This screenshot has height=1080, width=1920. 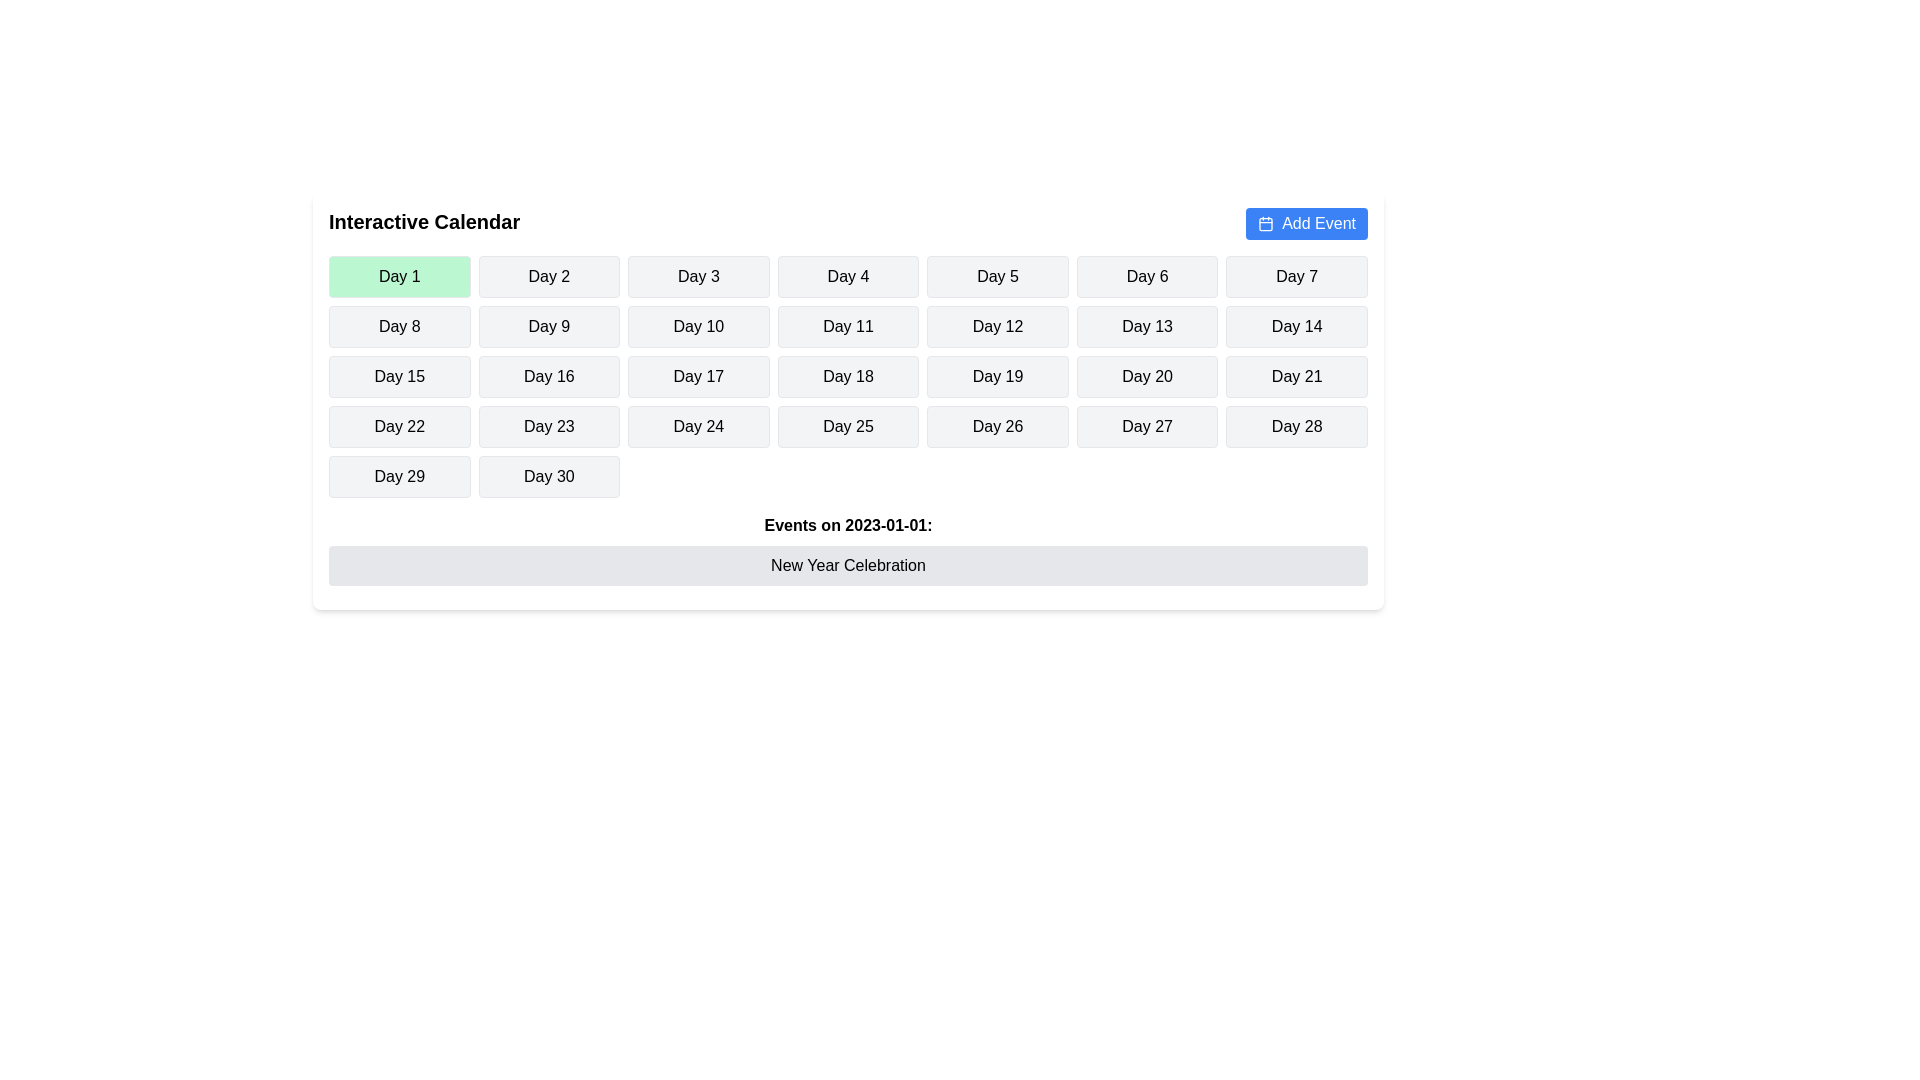 What do you see at coordinates (1319, 223) in the screenshot?
I see `the button labeled 'Add Event' which is styled in white font on a blue background, located at the top-right side of the calendar interface, adjacent to a calendar icon` at bounding box center [1319, 223].